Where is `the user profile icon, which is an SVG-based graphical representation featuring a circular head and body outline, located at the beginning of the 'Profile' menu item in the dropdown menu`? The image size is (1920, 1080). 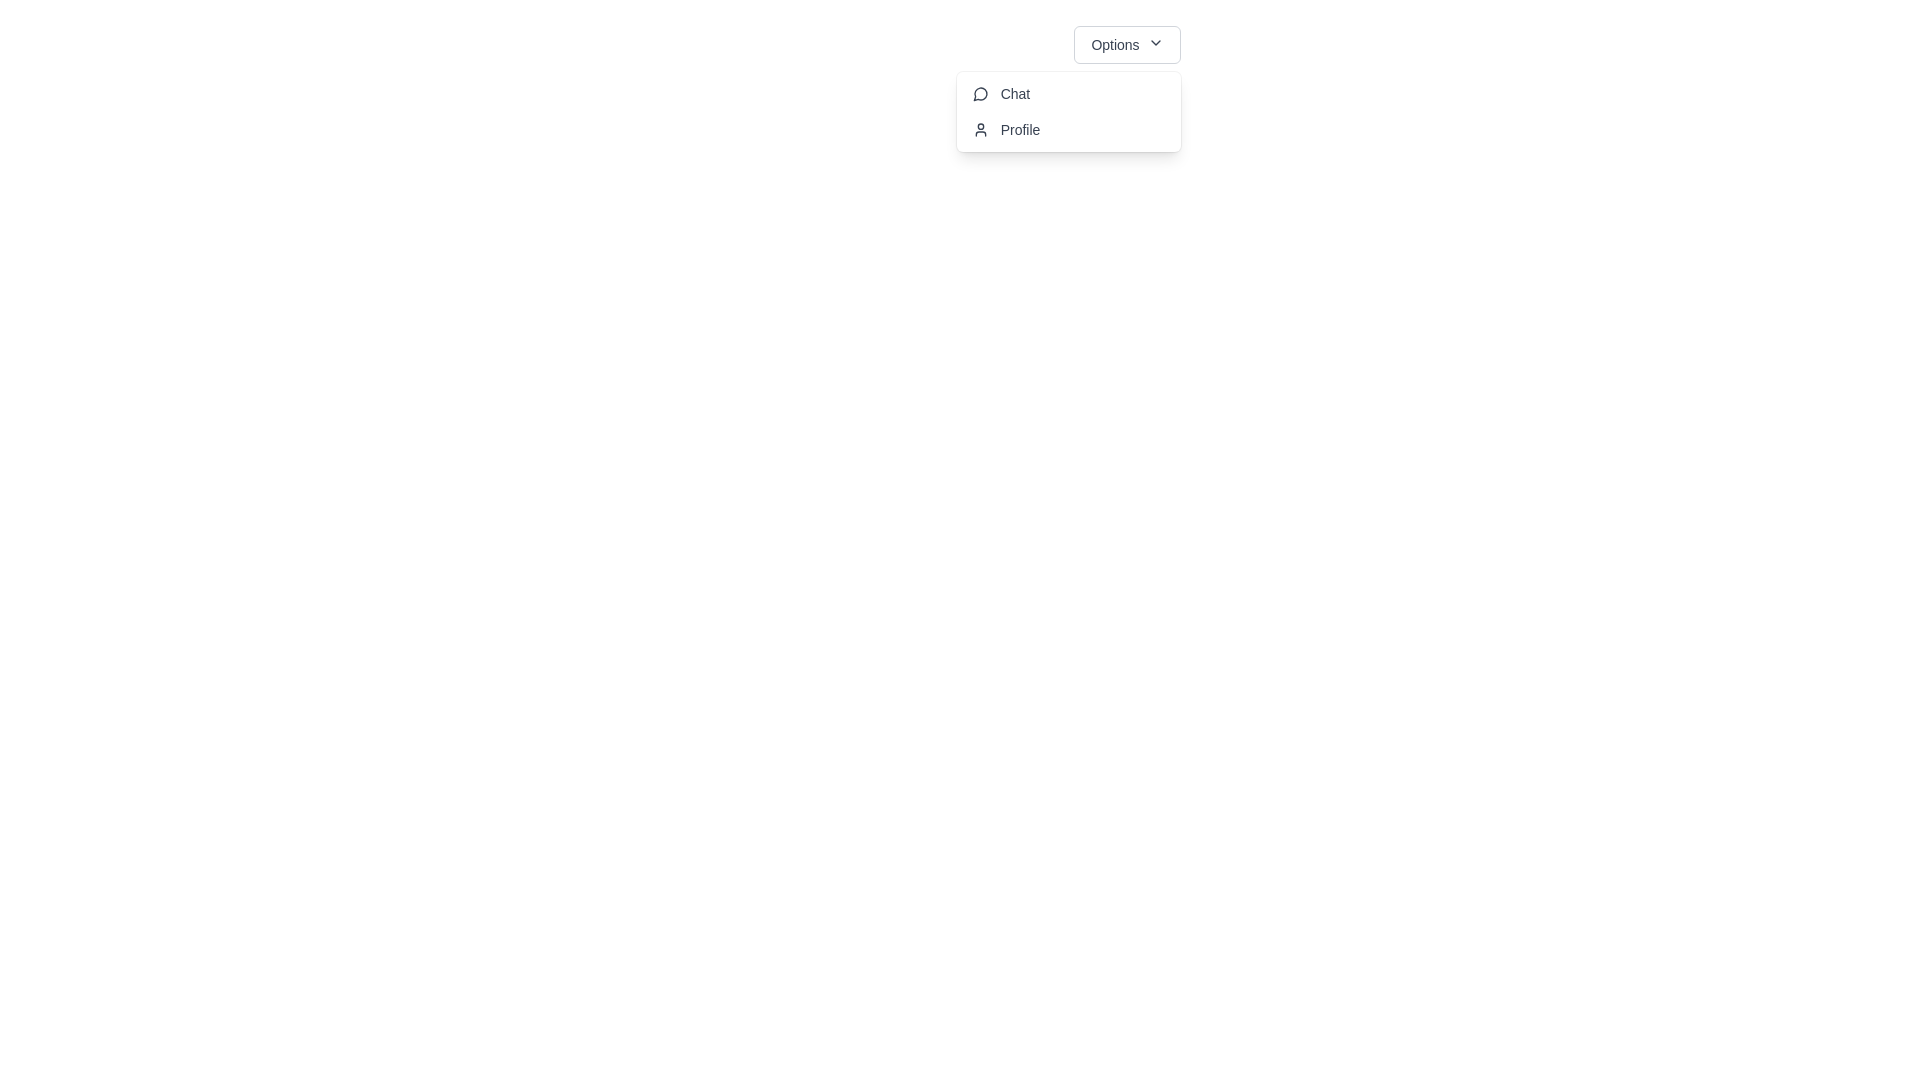
the user profile icon, which is an SVG-based graphical representation featuring a circular head and body outline, located at the beginning of the 'Profile' menu item in the dropdown menu is located at coordinates (980, 130).